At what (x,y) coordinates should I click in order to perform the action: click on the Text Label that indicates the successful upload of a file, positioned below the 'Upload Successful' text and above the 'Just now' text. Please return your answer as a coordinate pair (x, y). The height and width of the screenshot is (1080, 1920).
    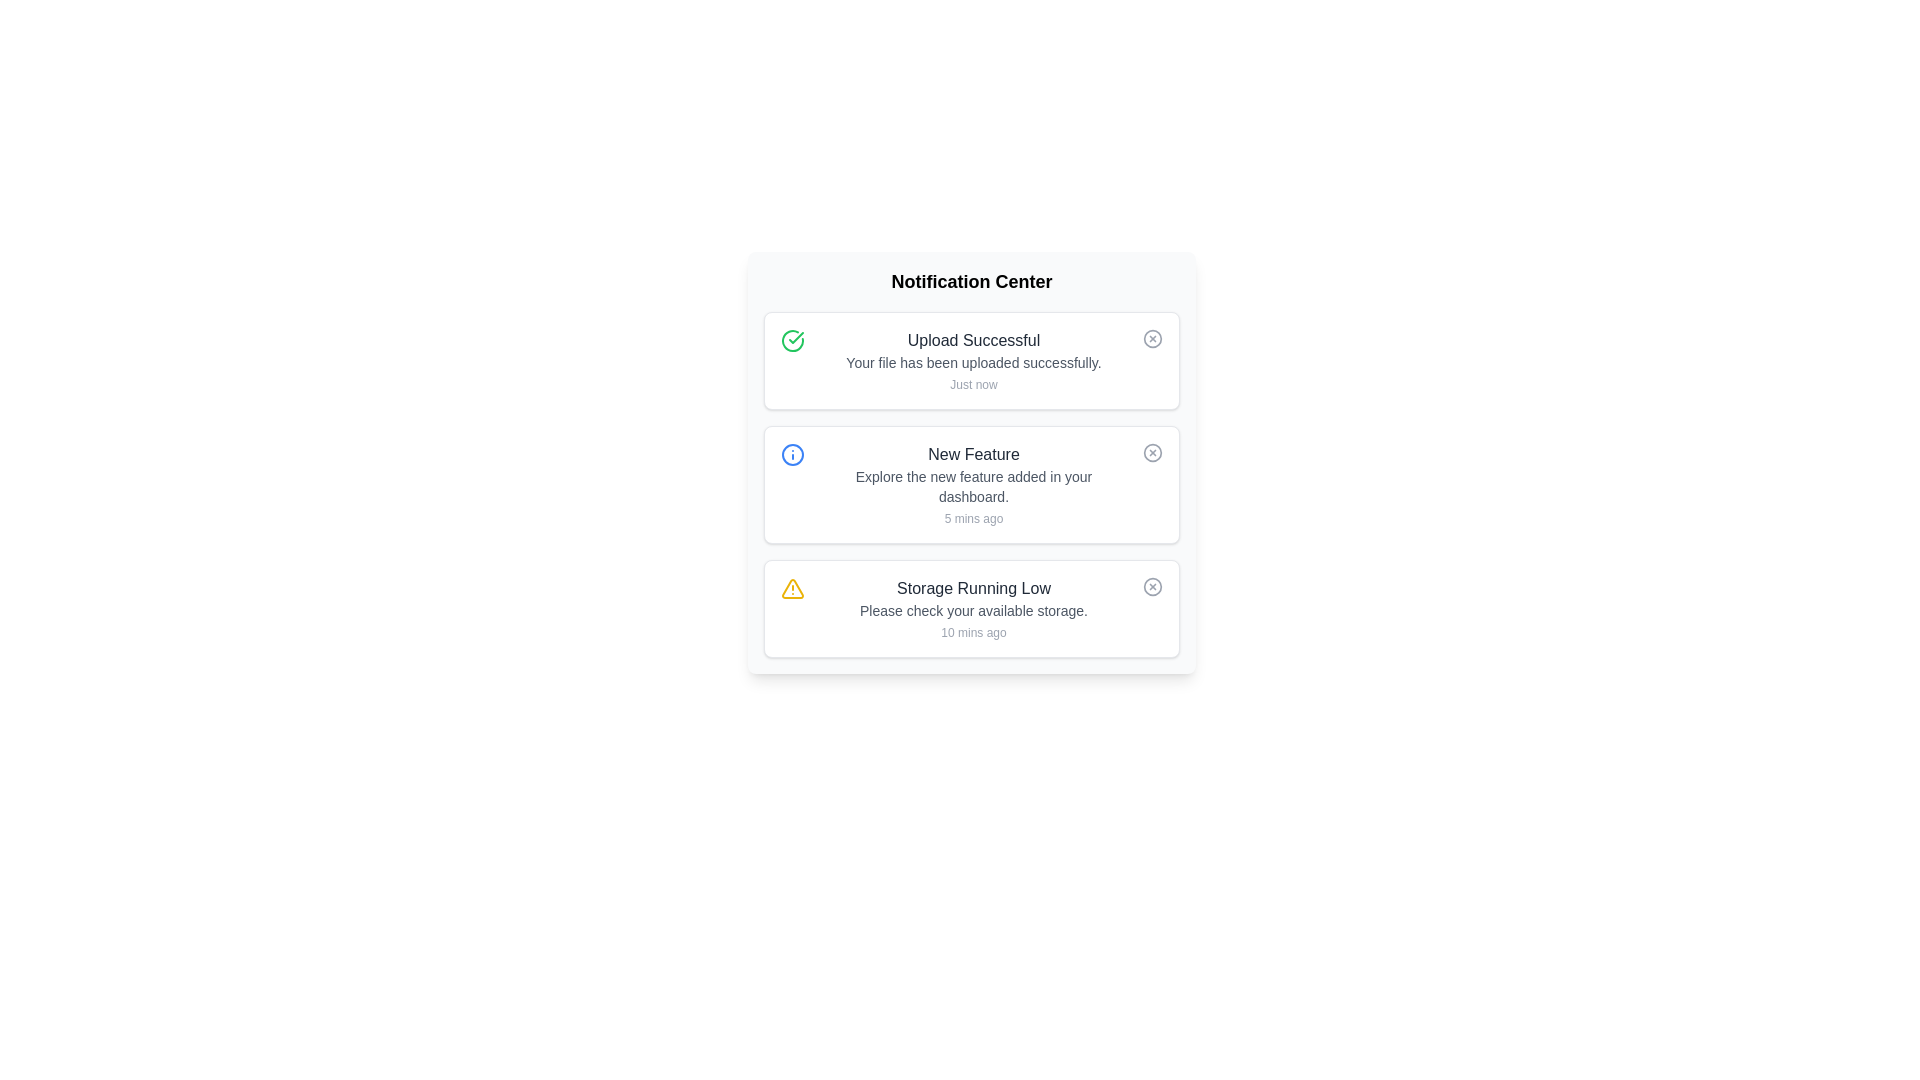
    Looking at the image, I should click on (974, 362).